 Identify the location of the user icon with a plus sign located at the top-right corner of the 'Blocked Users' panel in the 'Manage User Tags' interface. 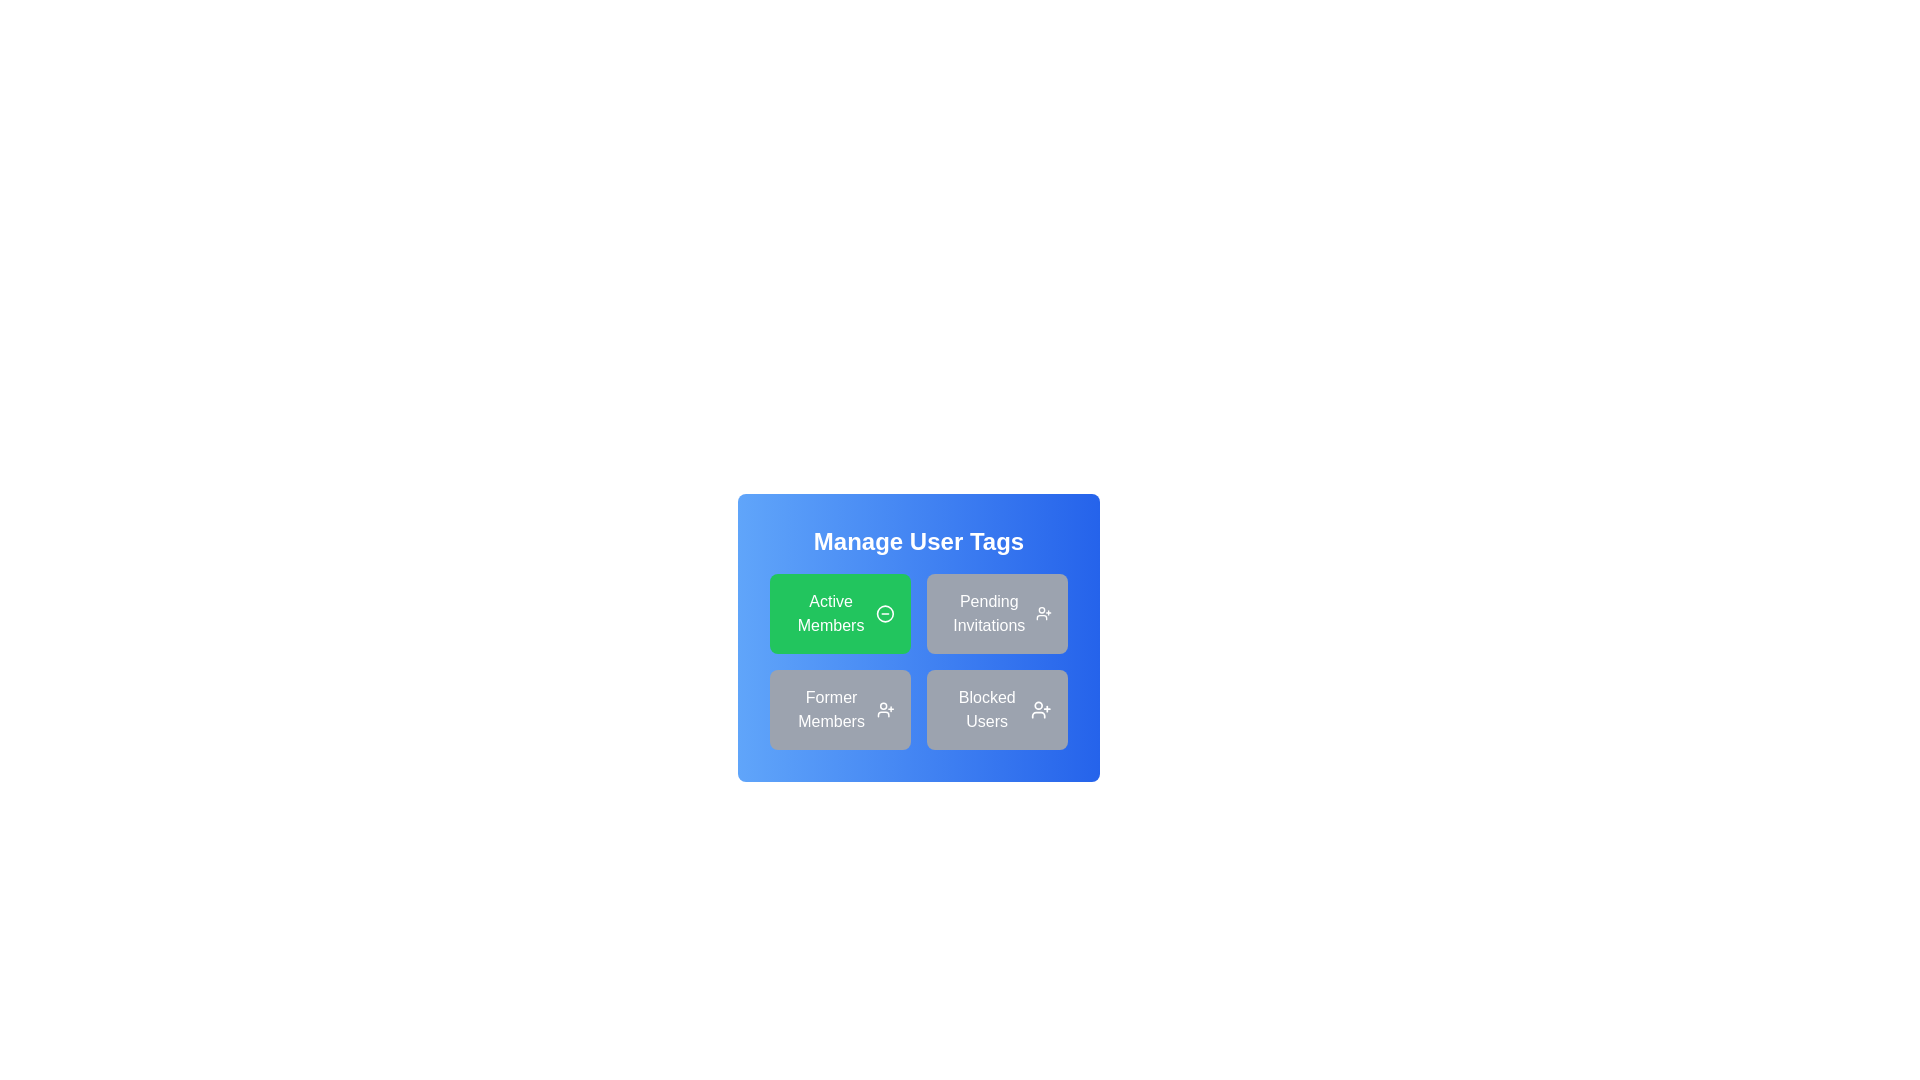
(1040, 708).